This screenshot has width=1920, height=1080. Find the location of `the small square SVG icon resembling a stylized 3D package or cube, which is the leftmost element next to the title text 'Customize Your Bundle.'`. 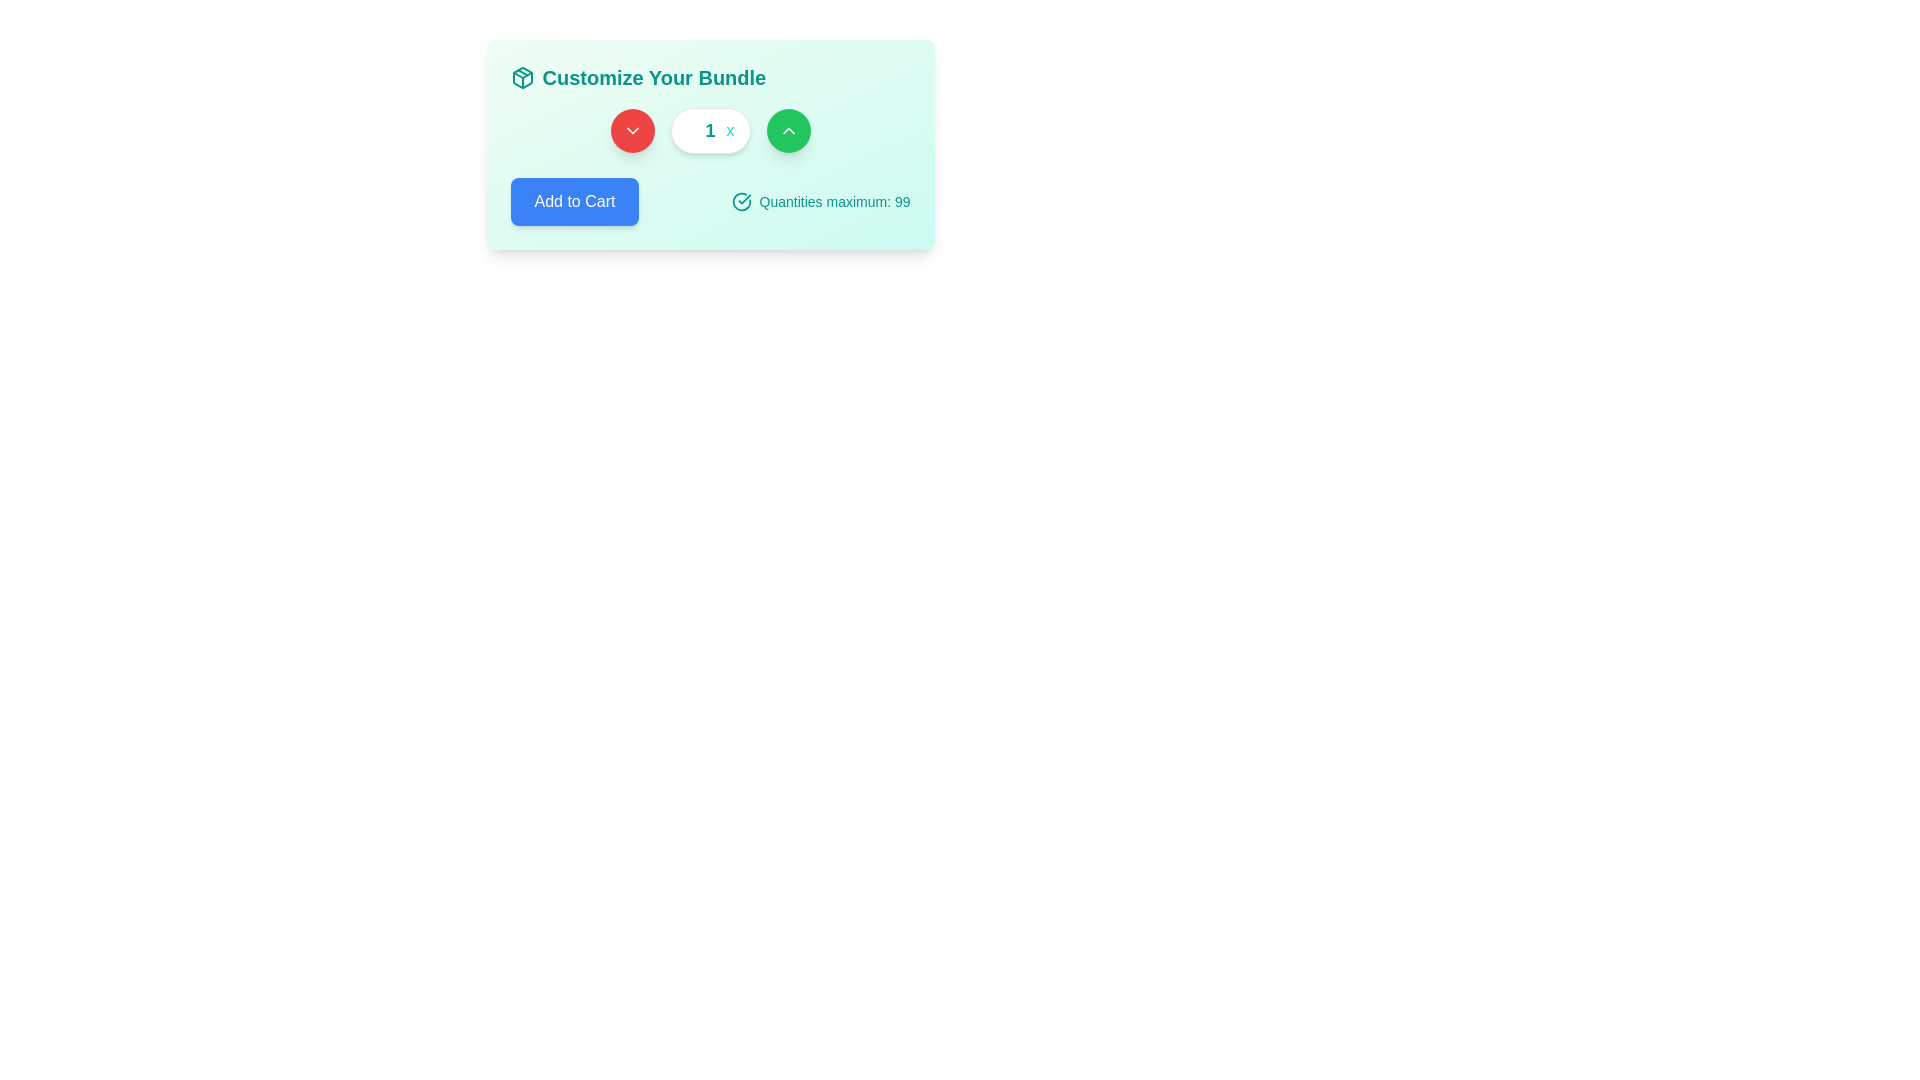

the small square SVG icon resembling a stylized 3D package or cube, which is the leftmost element next to the title text 'Customize Your Bundle.' is located at coordinates (522, 76).